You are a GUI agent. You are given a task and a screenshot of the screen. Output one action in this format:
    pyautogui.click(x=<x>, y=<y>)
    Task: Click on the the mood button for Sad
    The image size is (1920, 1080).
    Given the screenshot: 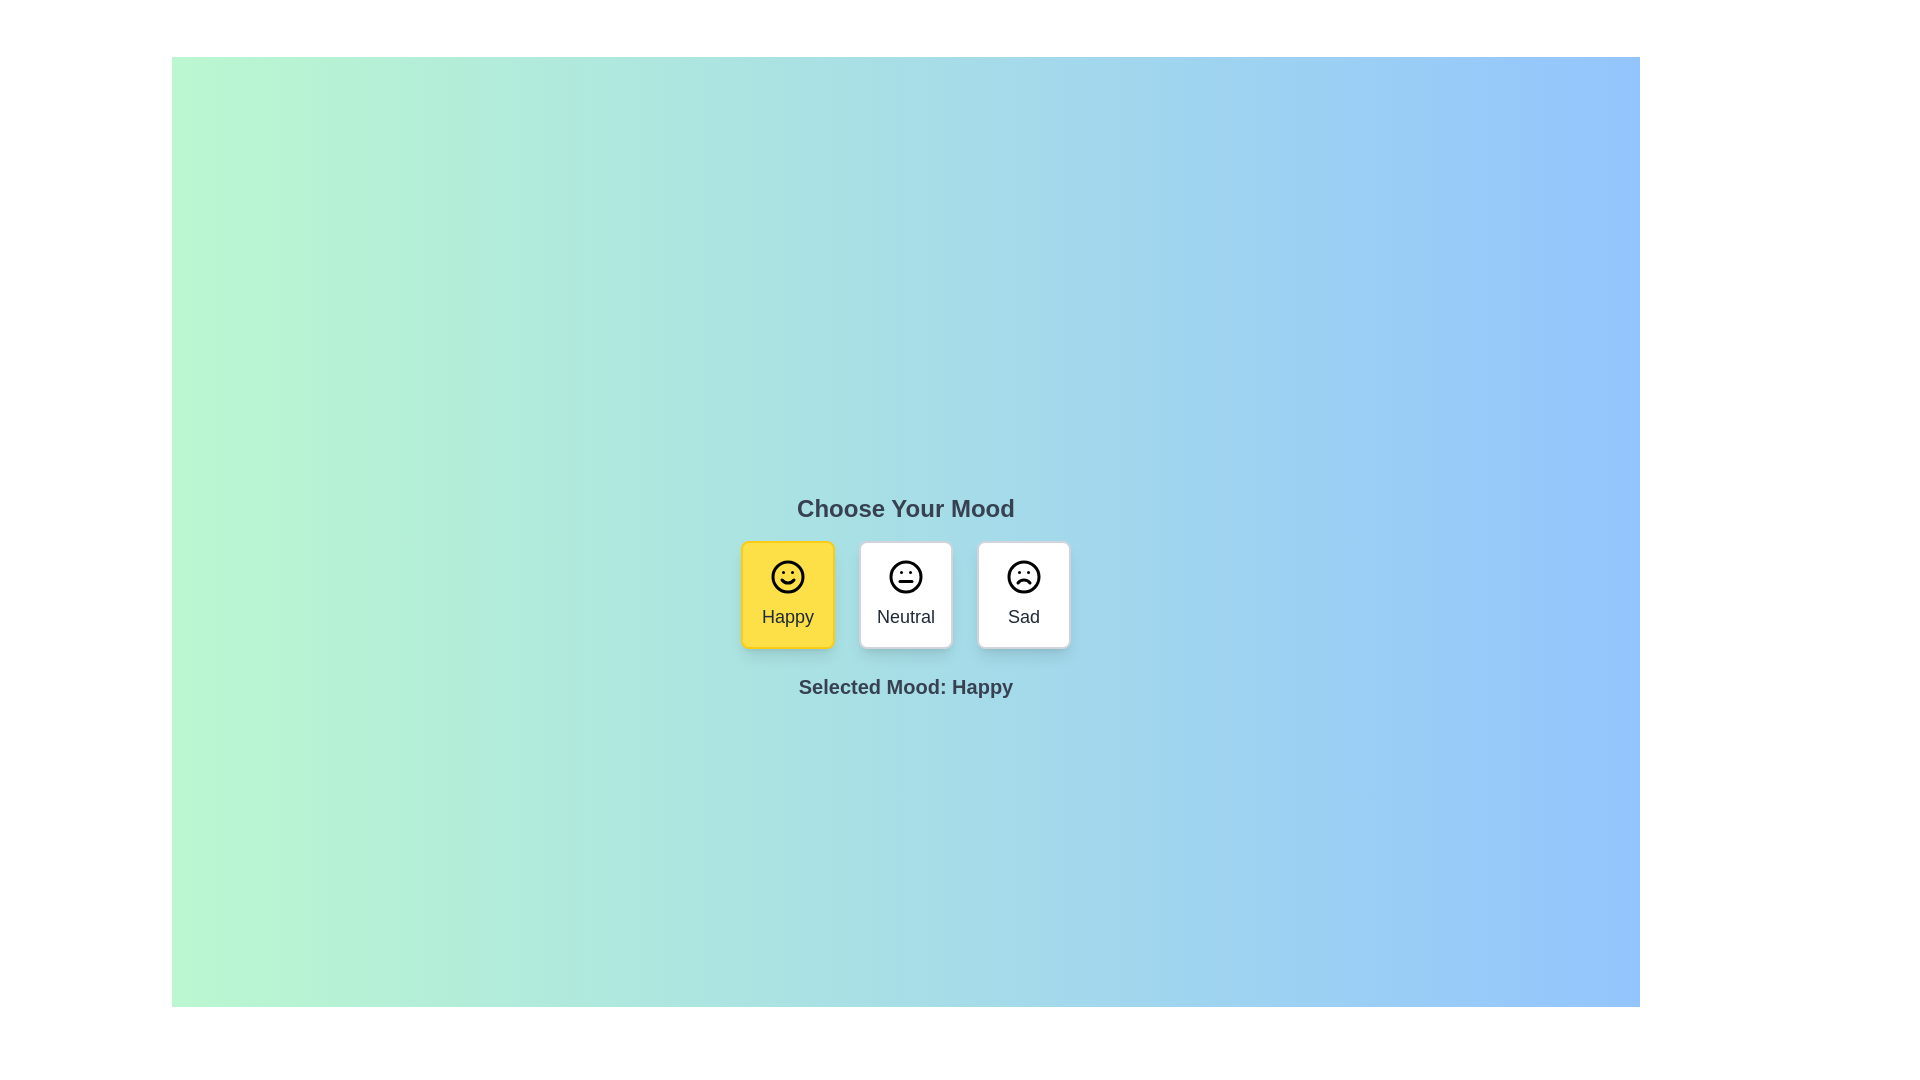 What is the action you would take?
    pyautogui.click(x=1023, y=593)
    